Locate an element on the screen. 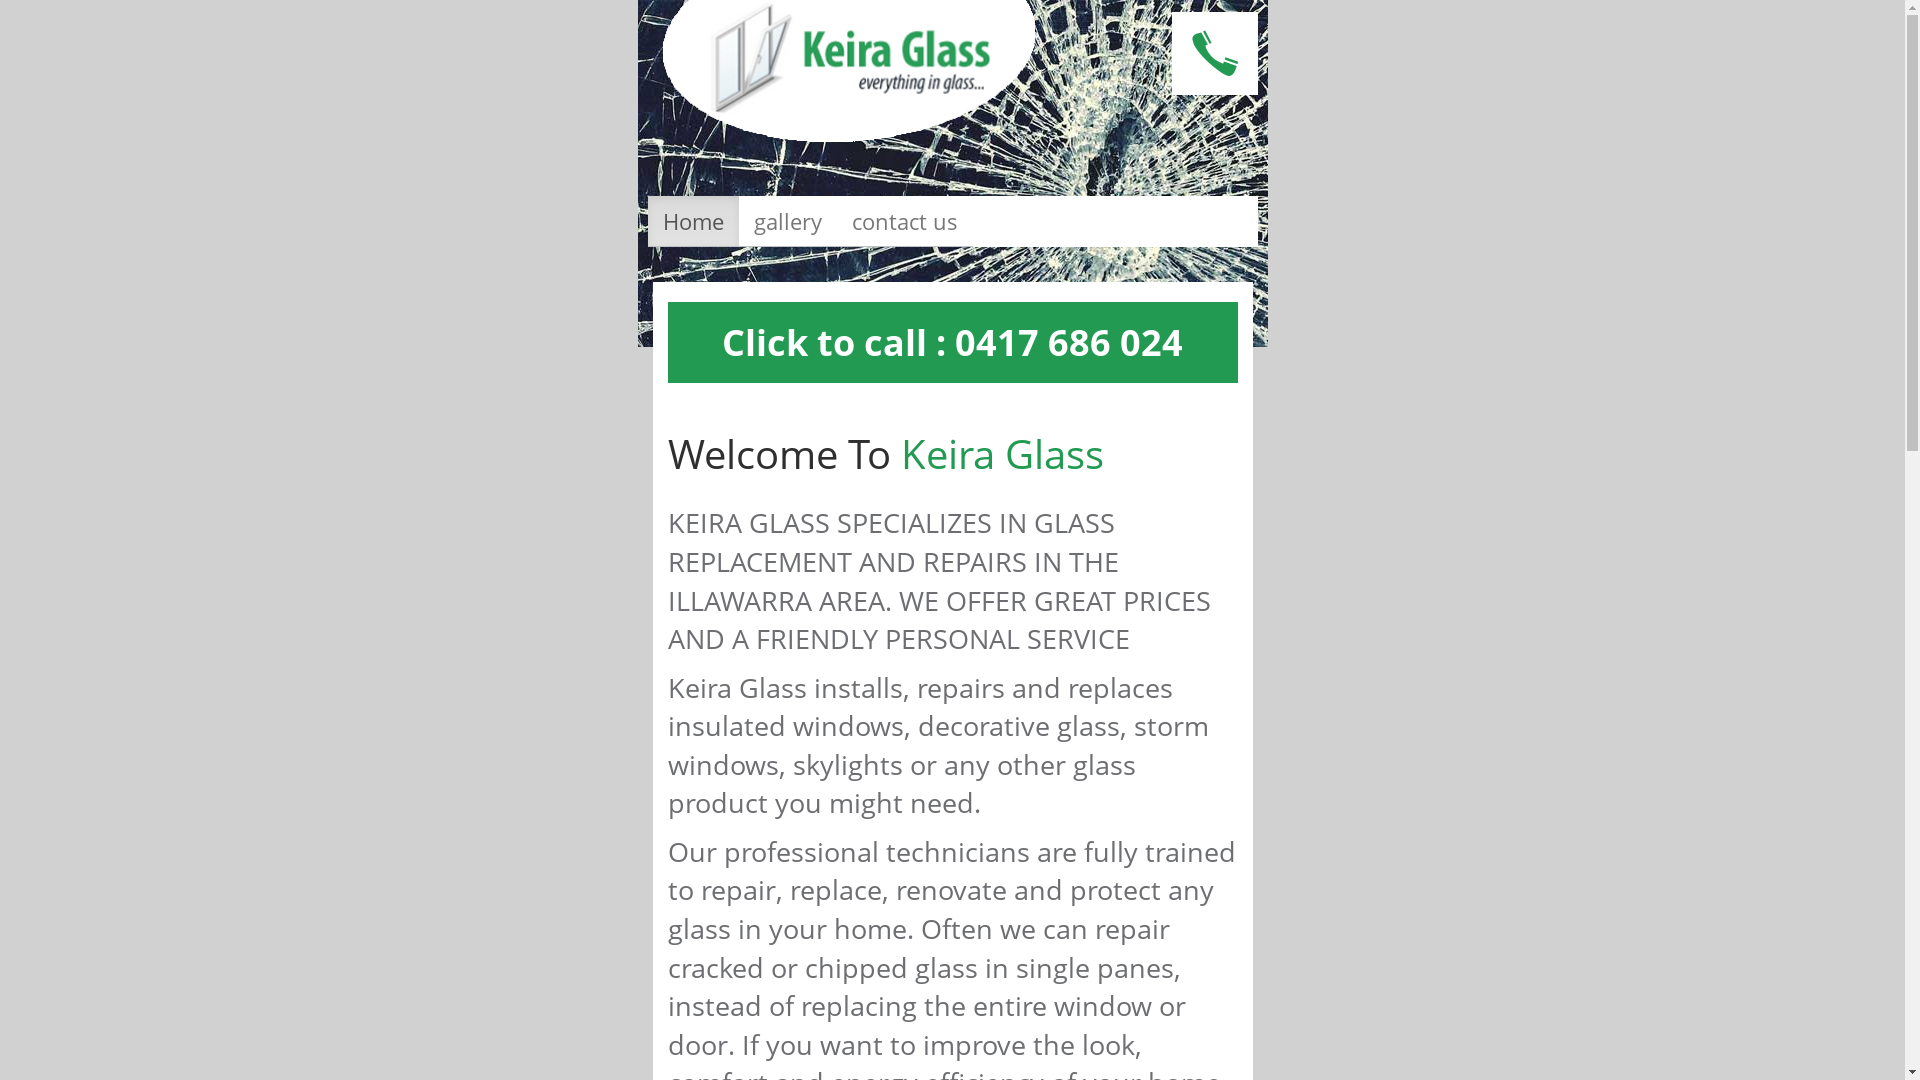  'Keira Glass' is located at coordinates (848, 69).